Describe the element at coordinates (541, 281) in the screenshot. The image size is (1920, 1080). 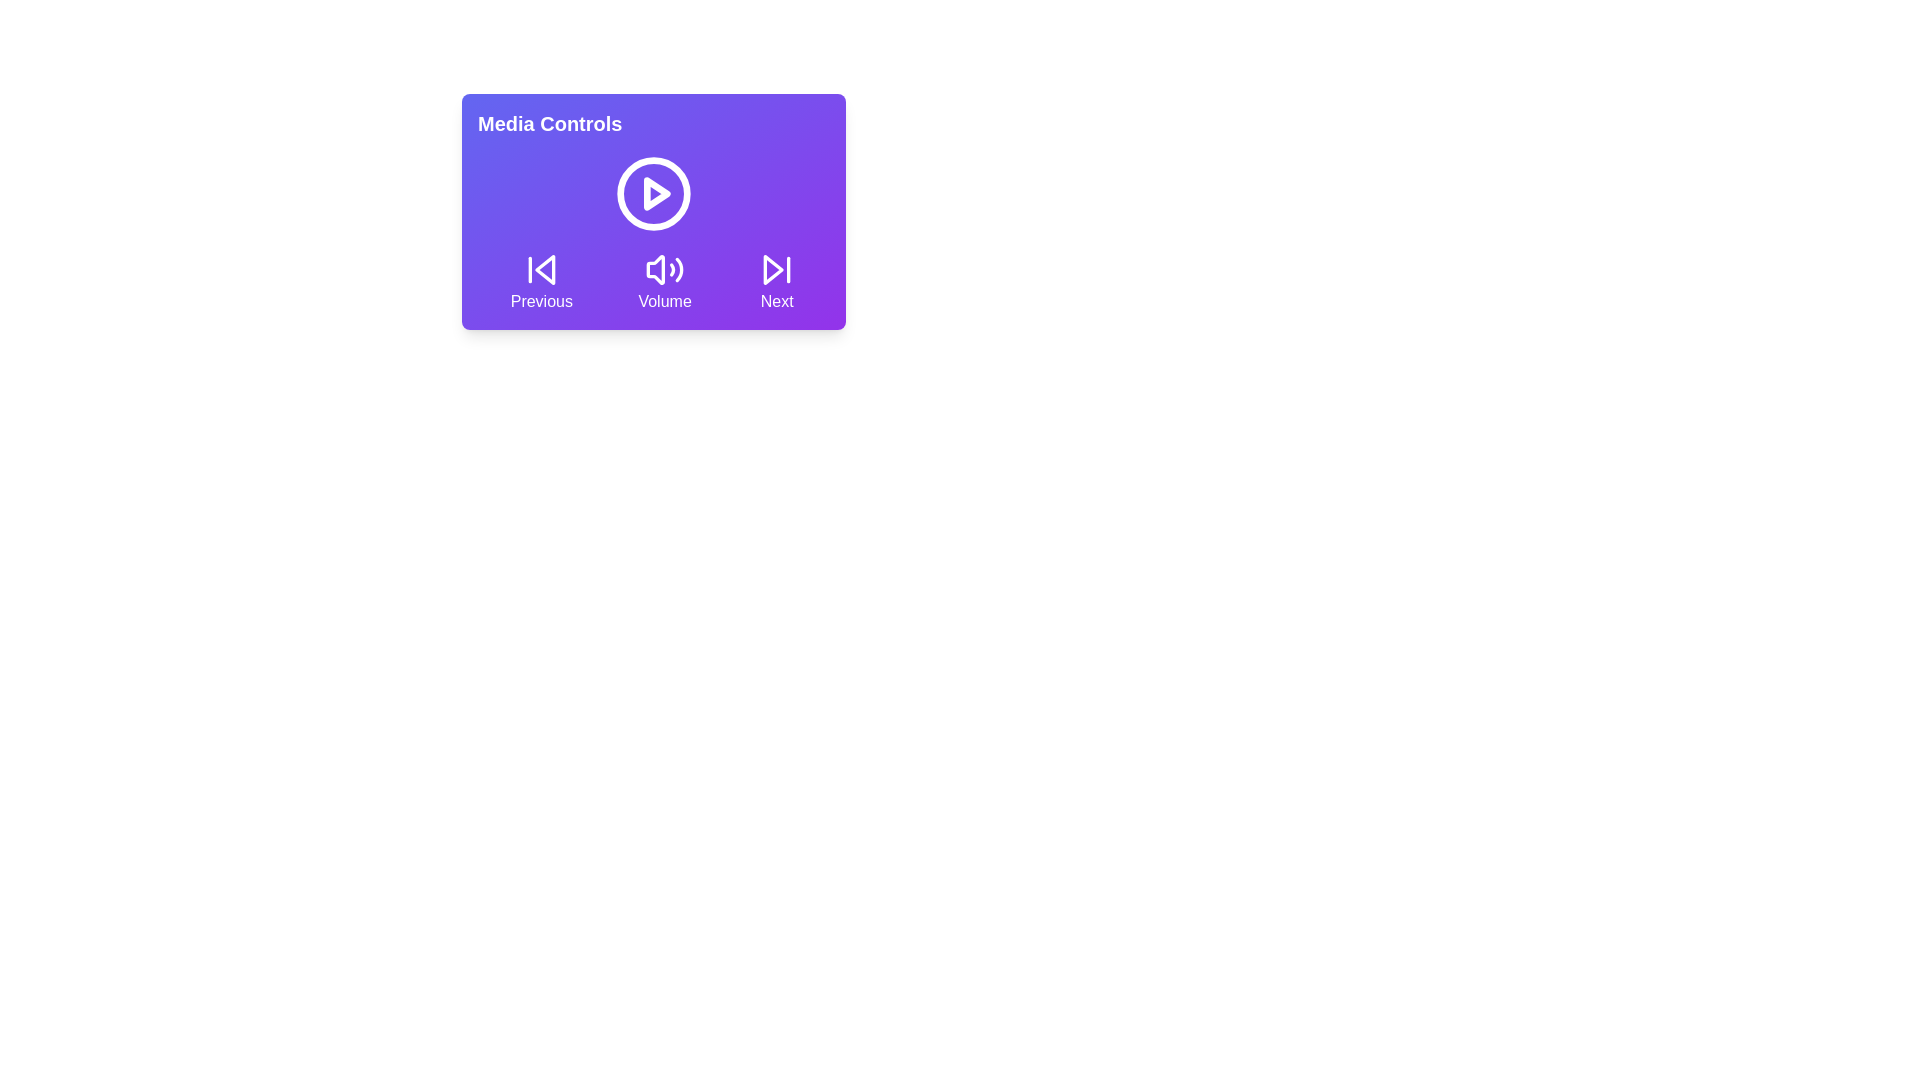
I see `the Previous button to view its hover effect` at that location.